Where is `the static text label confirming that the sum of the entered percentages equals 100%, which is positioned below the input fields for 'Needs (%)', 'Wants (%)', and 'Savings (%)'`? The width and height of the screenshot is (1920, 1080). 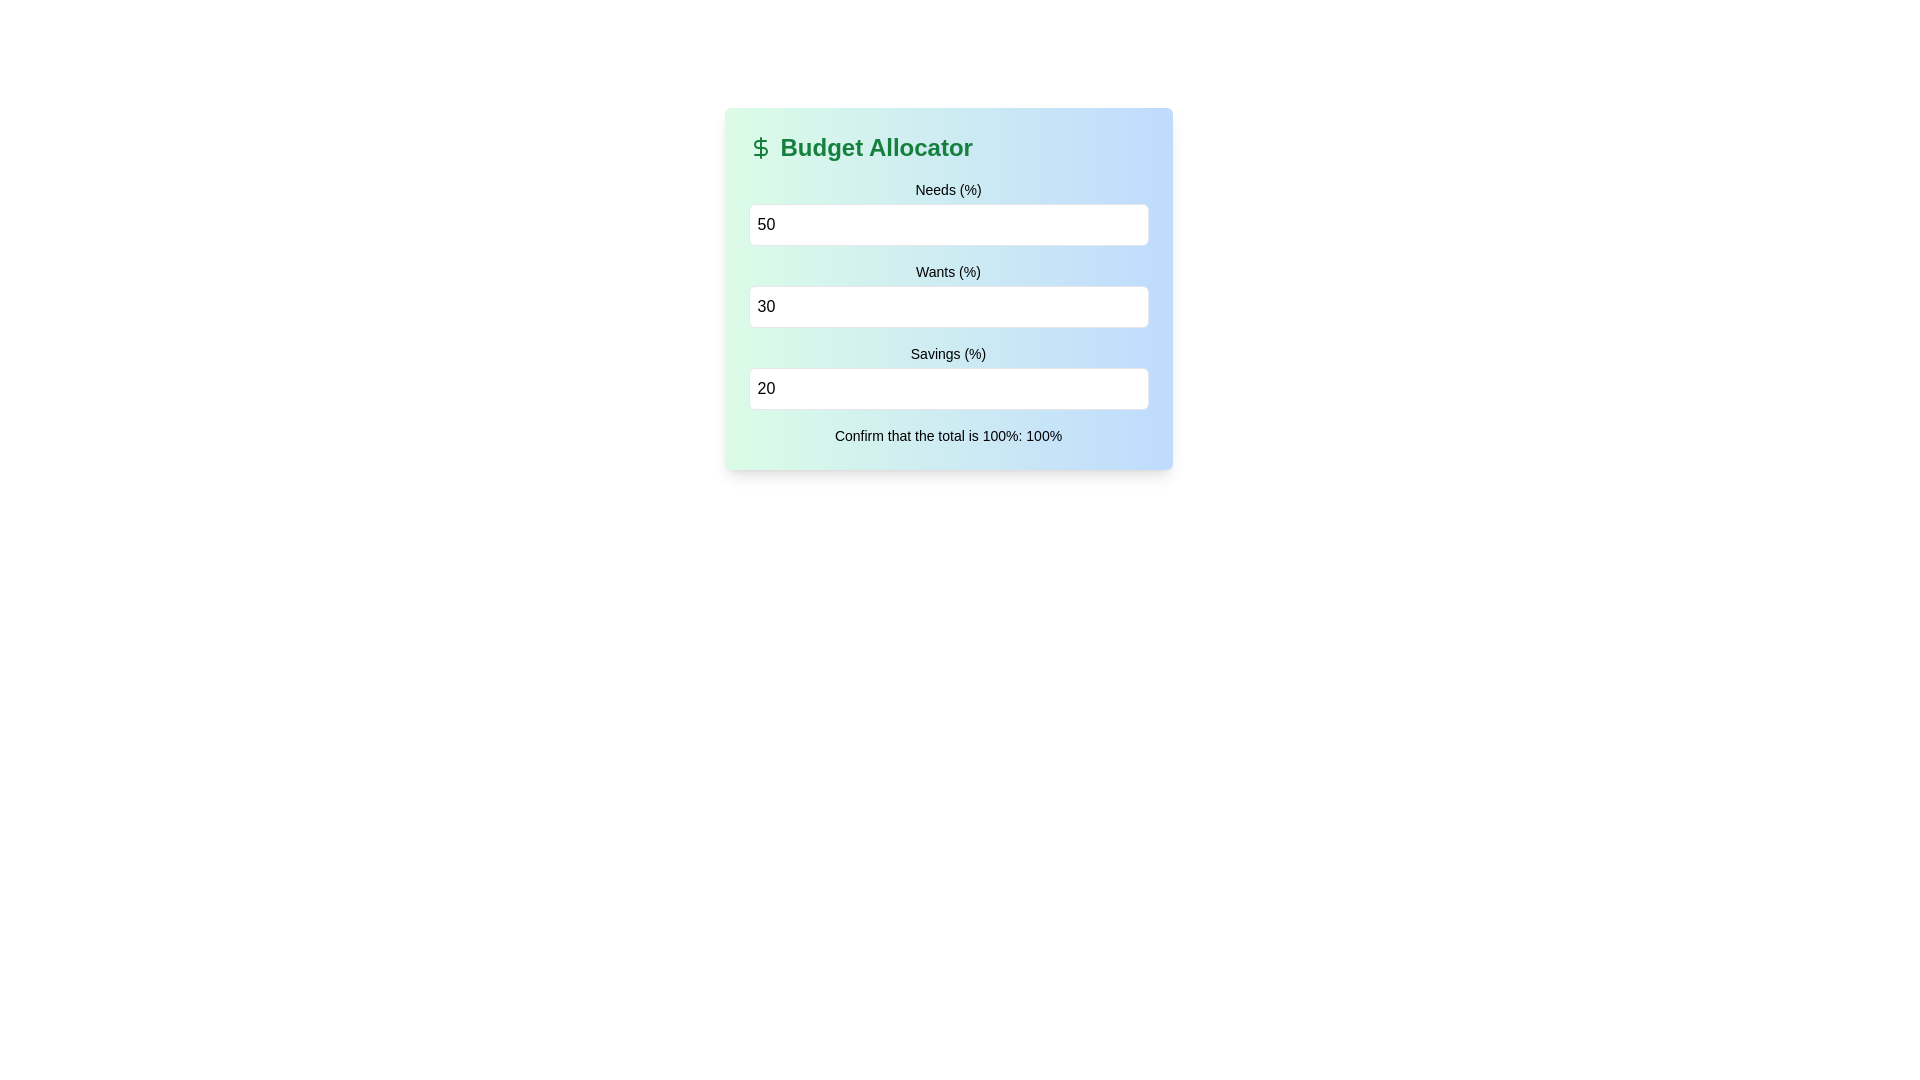 the static text label confirming that the sum of the entered percentages equals 100%, which is positioned below the input fields for 'Needs (%)', 'Wants (%)', and 'Savings (%)' is located at coordinates (947, 434).